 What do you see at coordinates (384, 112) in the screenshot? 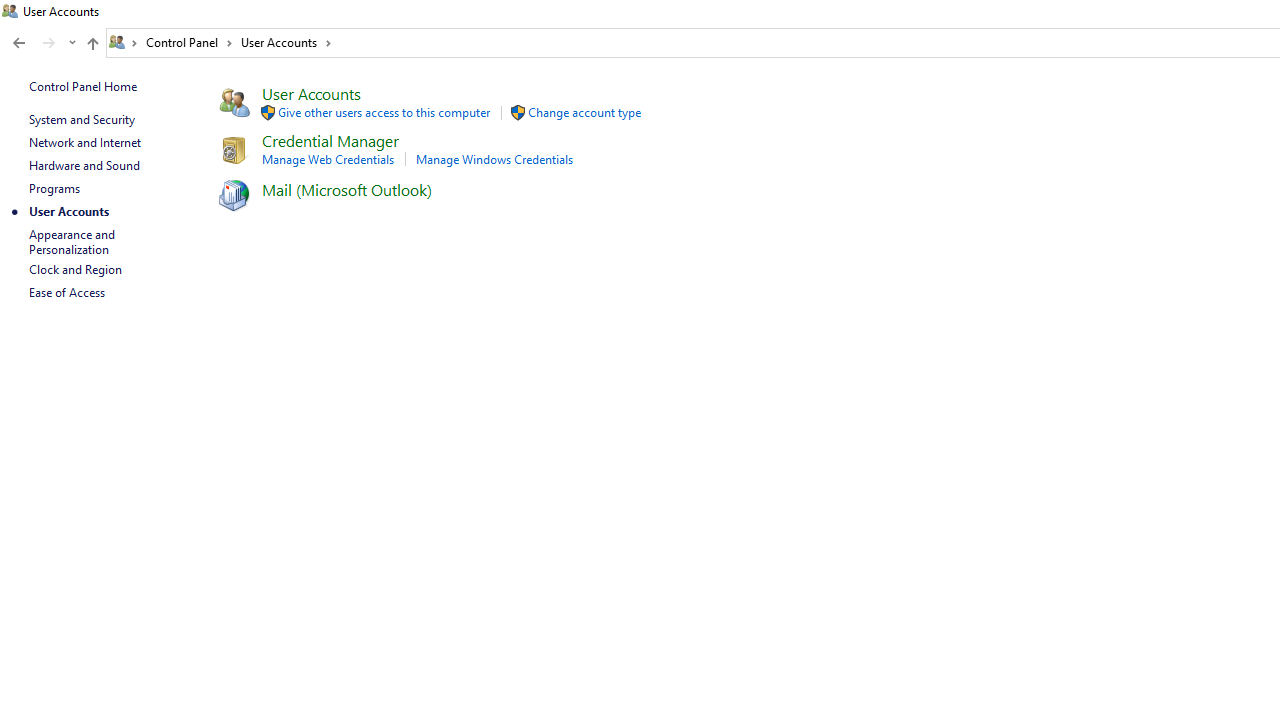
I see `'Give other users access to this computer'` at bounding box center [384, 112].